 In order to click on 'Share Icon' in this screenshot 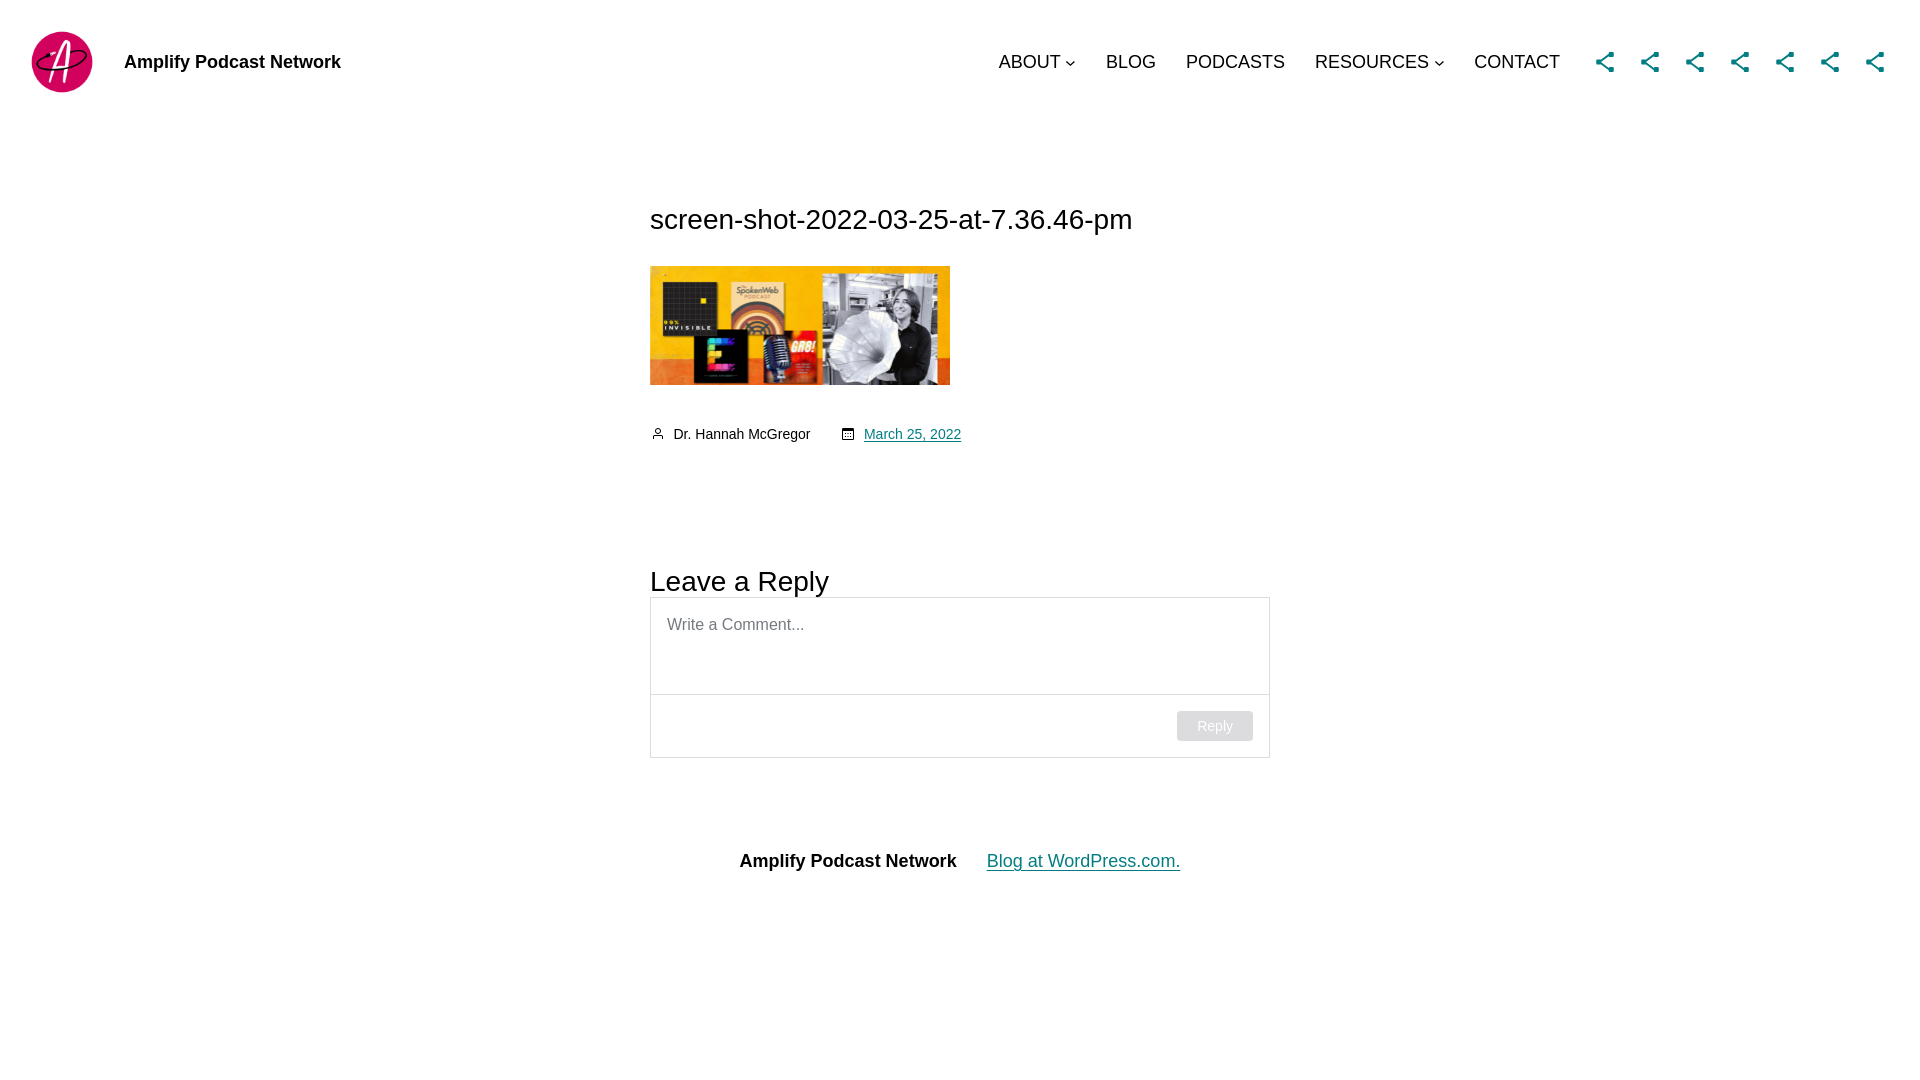, I will do `click(1785, 60)`.